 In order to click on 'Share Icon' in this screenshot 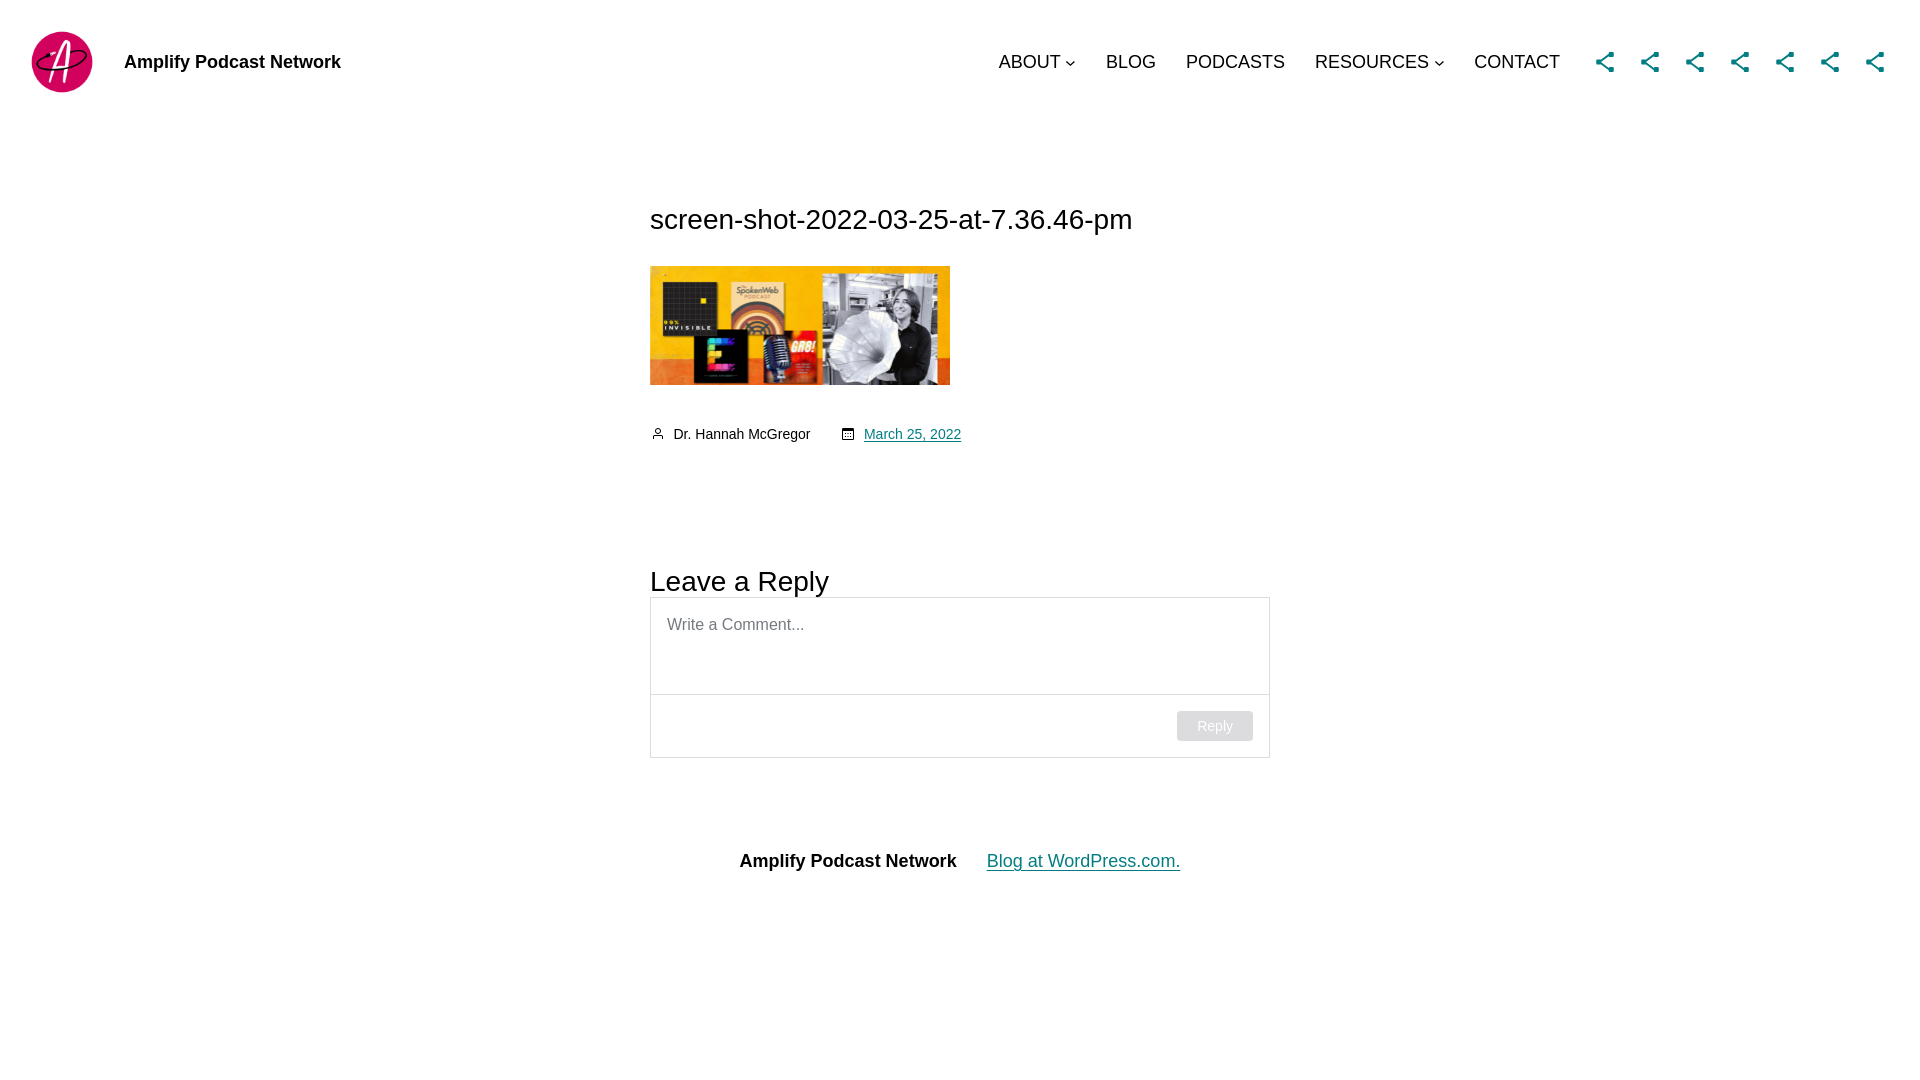, I will do `click(1785, 60)`.